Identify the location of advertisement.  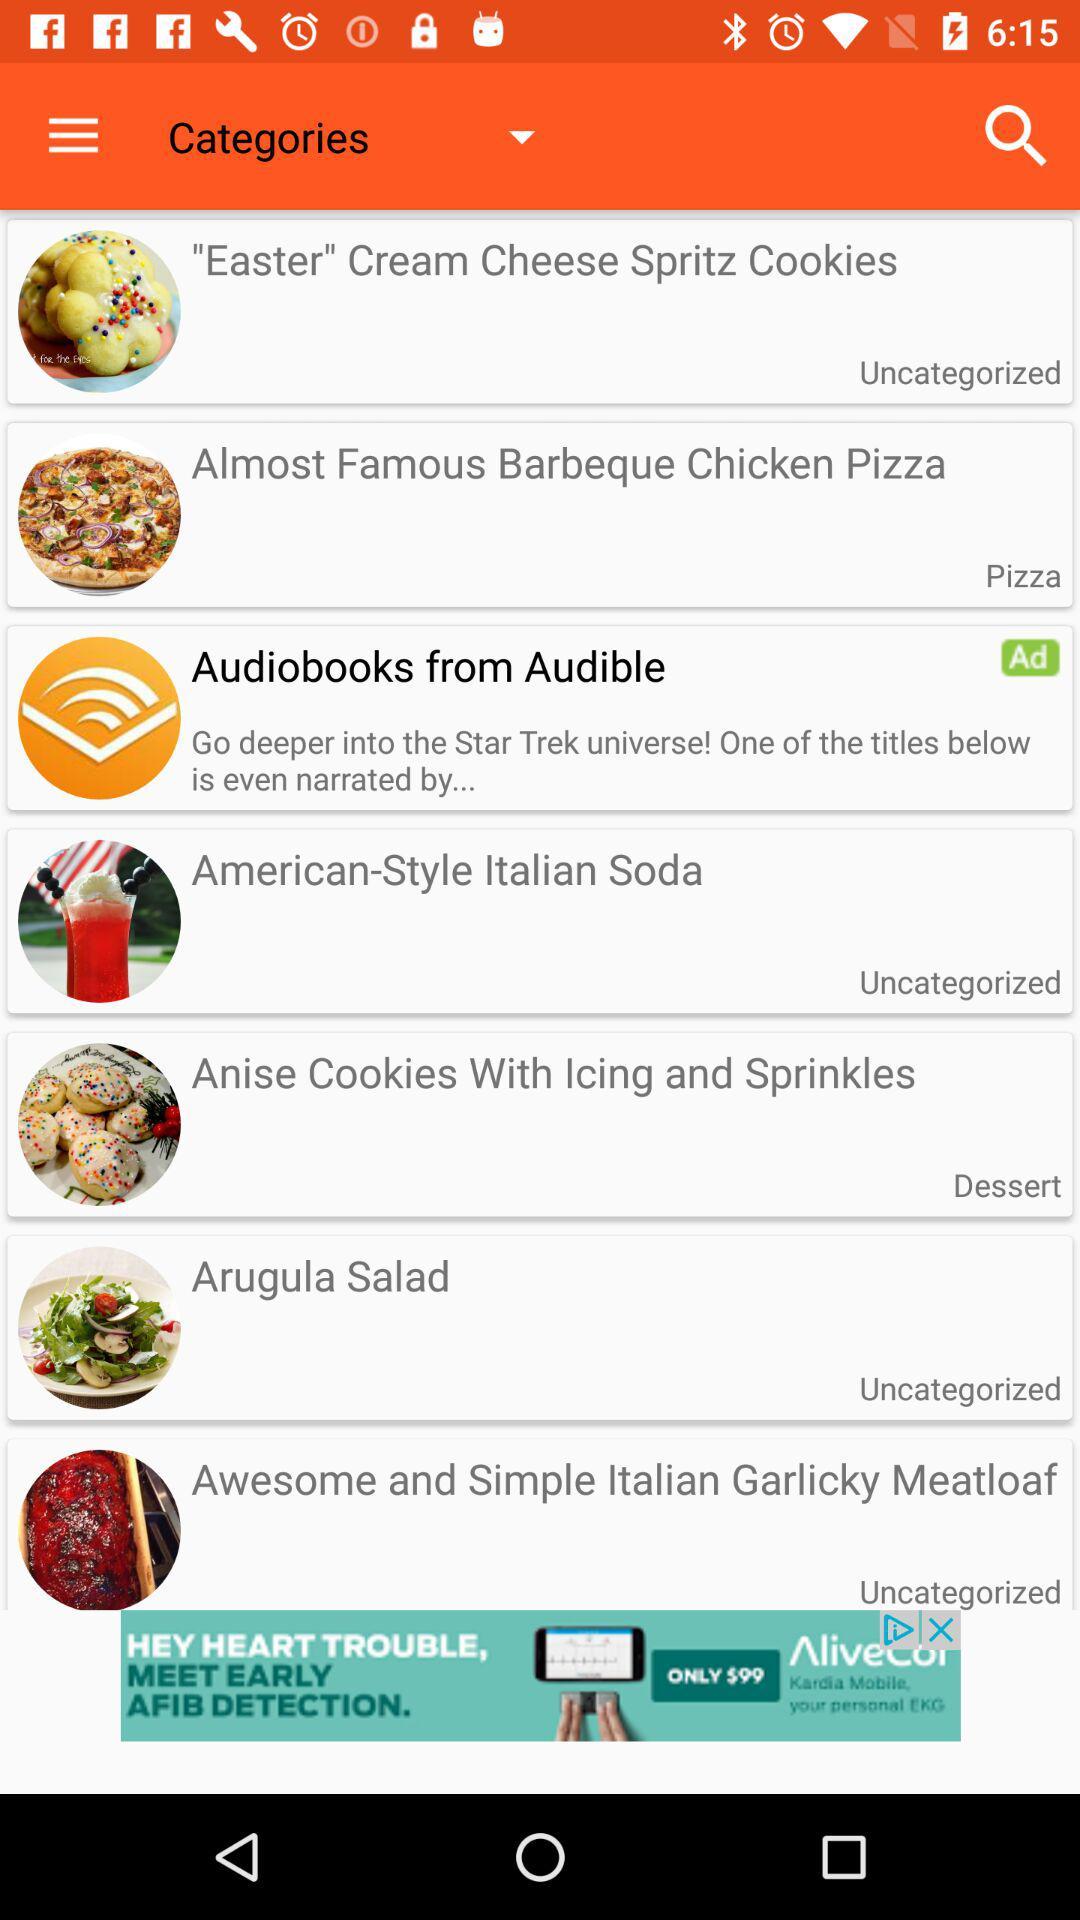
(1030, 657).